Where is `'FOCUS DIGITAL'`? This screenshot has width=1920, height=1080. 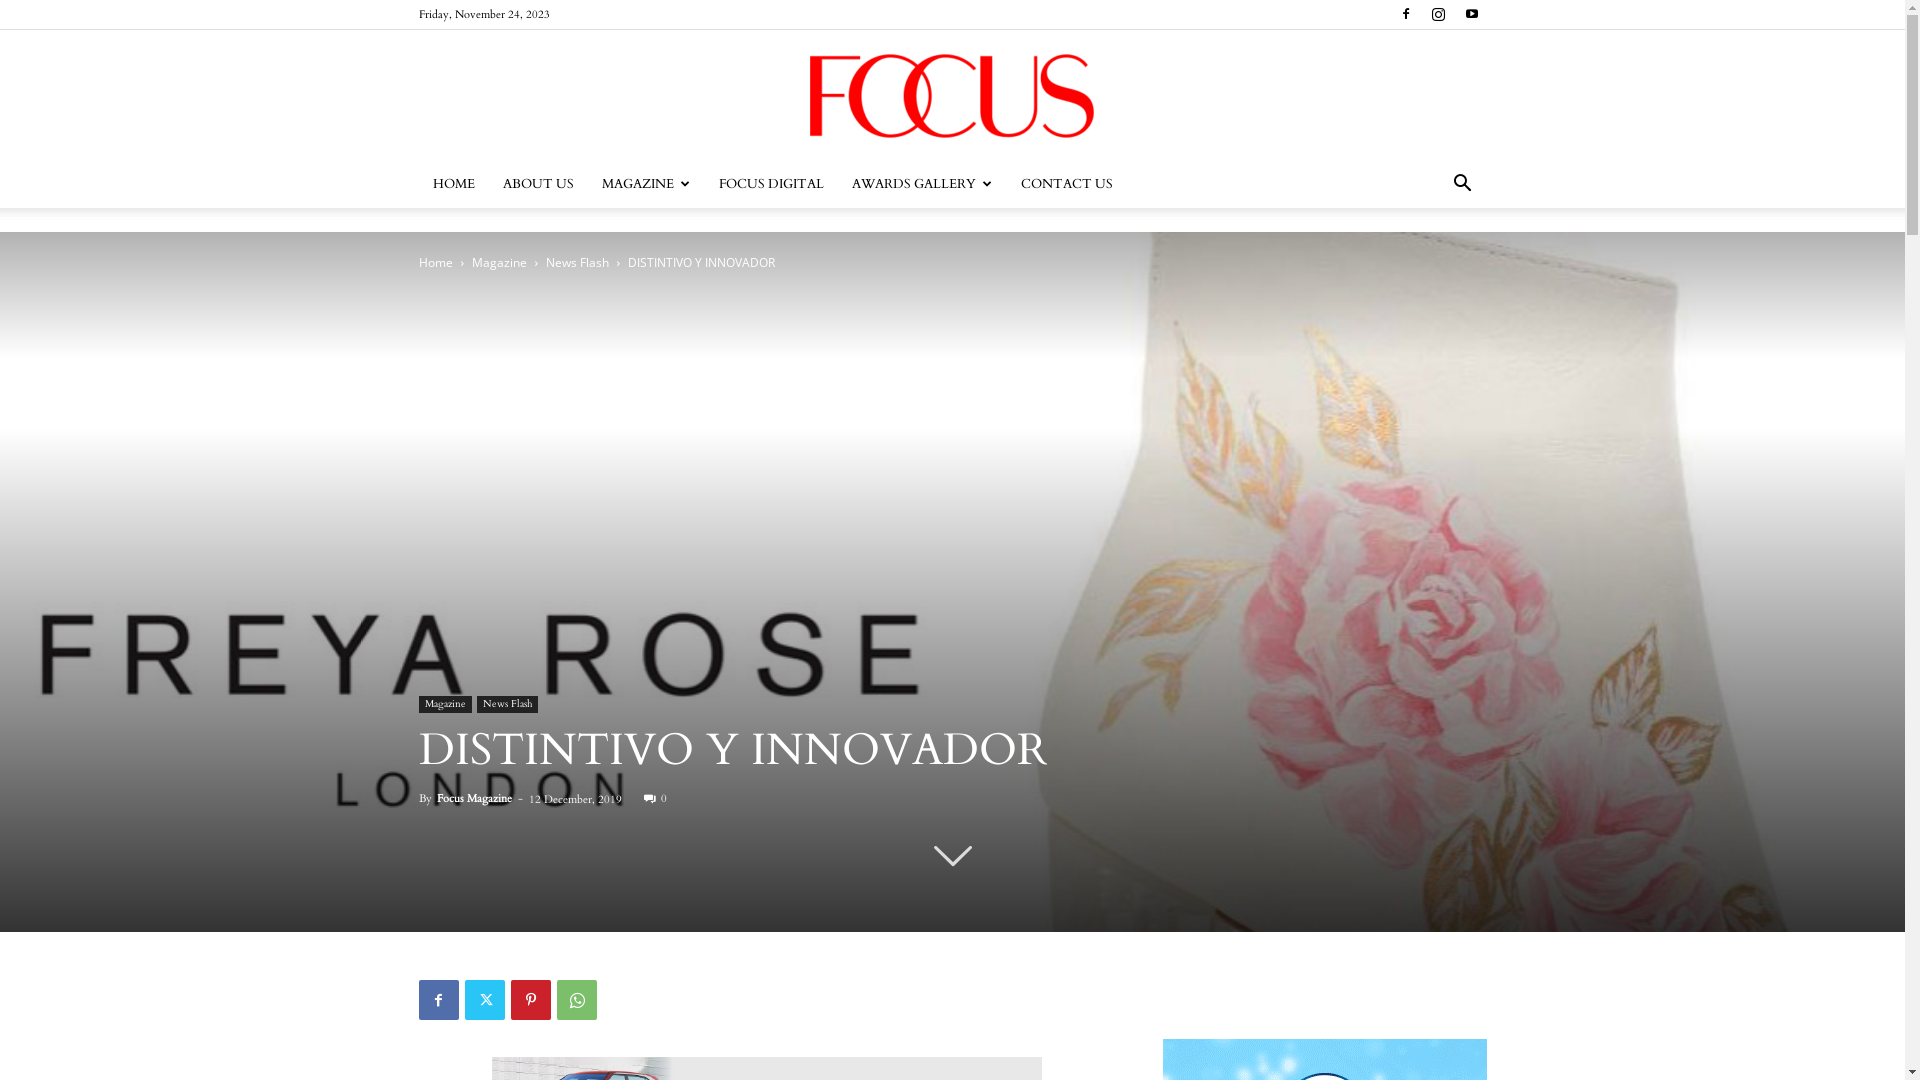 'FOCUS DIGITAL' is located at coordinates (769, 184).